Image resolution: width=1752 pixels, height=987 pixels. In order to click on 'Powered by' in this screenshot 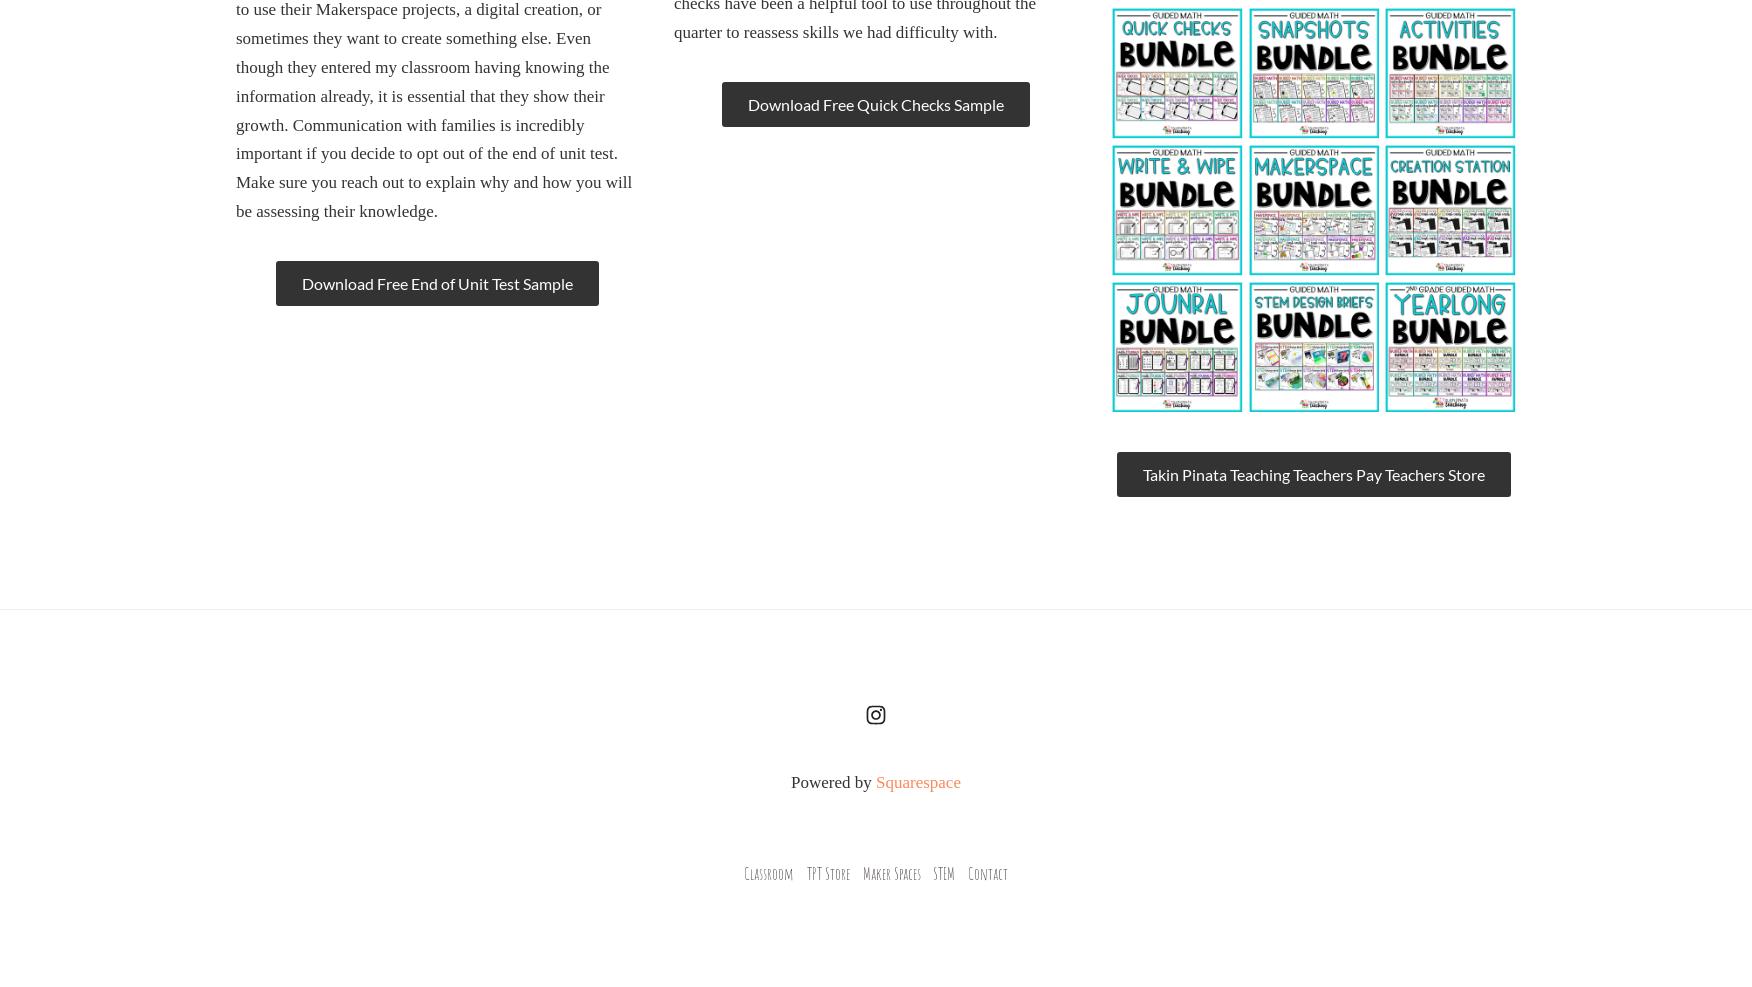, I will do `click(832, 782)`.